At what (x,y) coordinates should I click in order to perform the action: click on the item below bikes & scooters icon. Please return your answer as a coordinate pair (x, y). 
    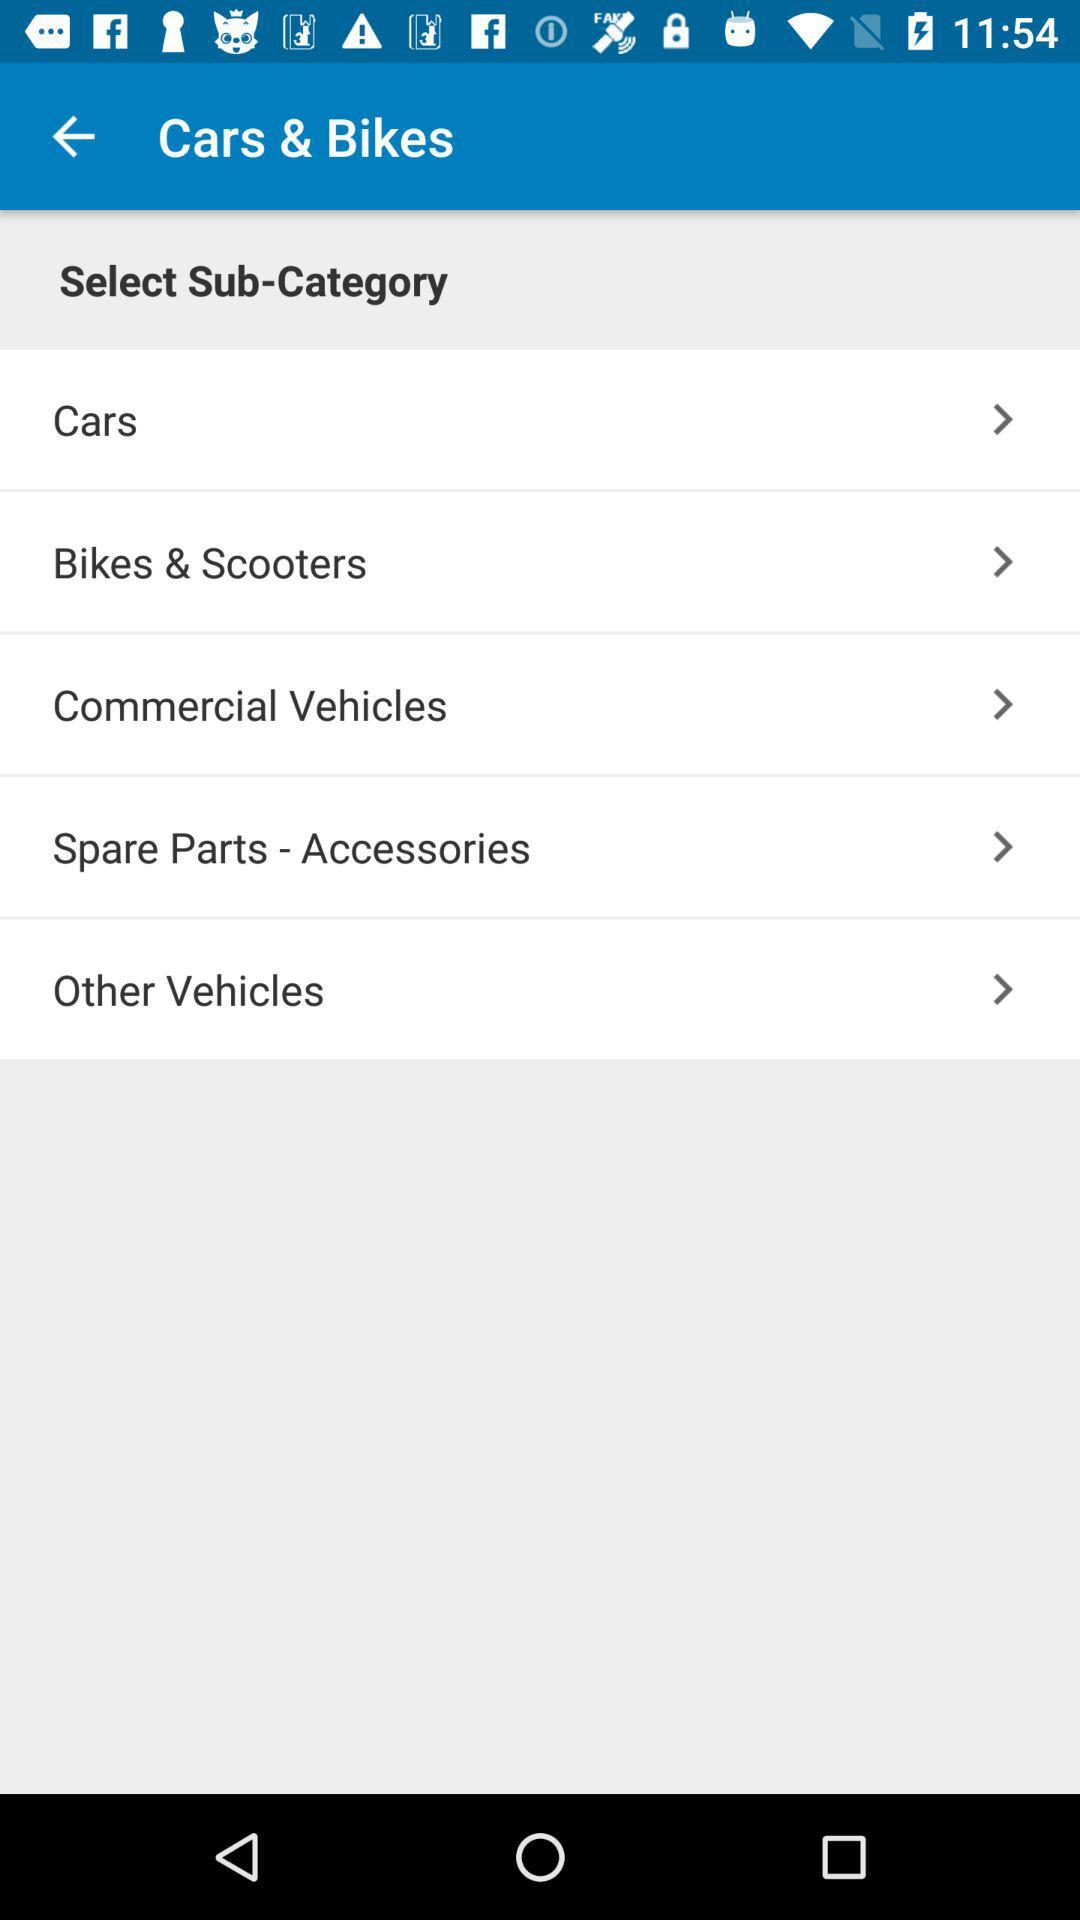
    Looking at the image, I should click on (566, 704).